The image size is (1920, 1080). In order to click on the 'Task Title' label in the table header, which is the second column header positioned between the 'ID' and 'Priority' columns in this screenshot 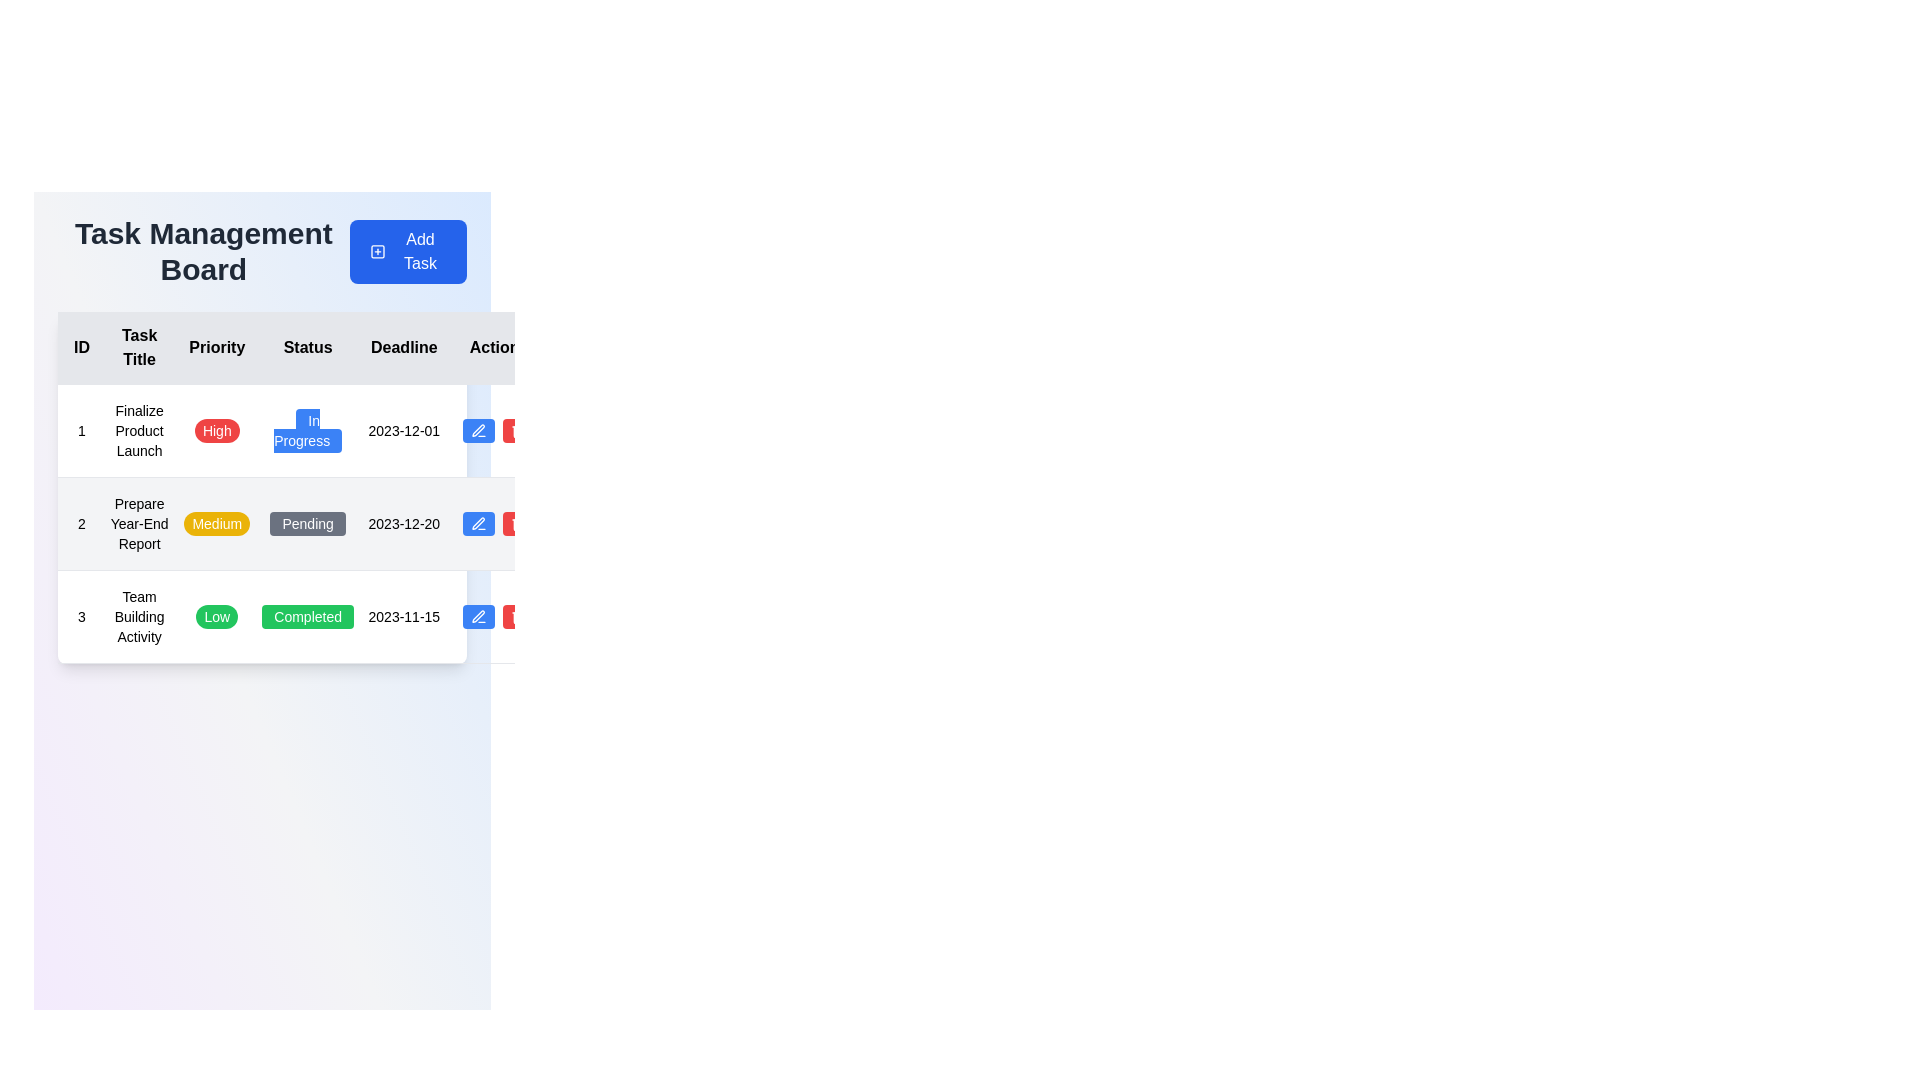, I will do `click(138, 347)`.